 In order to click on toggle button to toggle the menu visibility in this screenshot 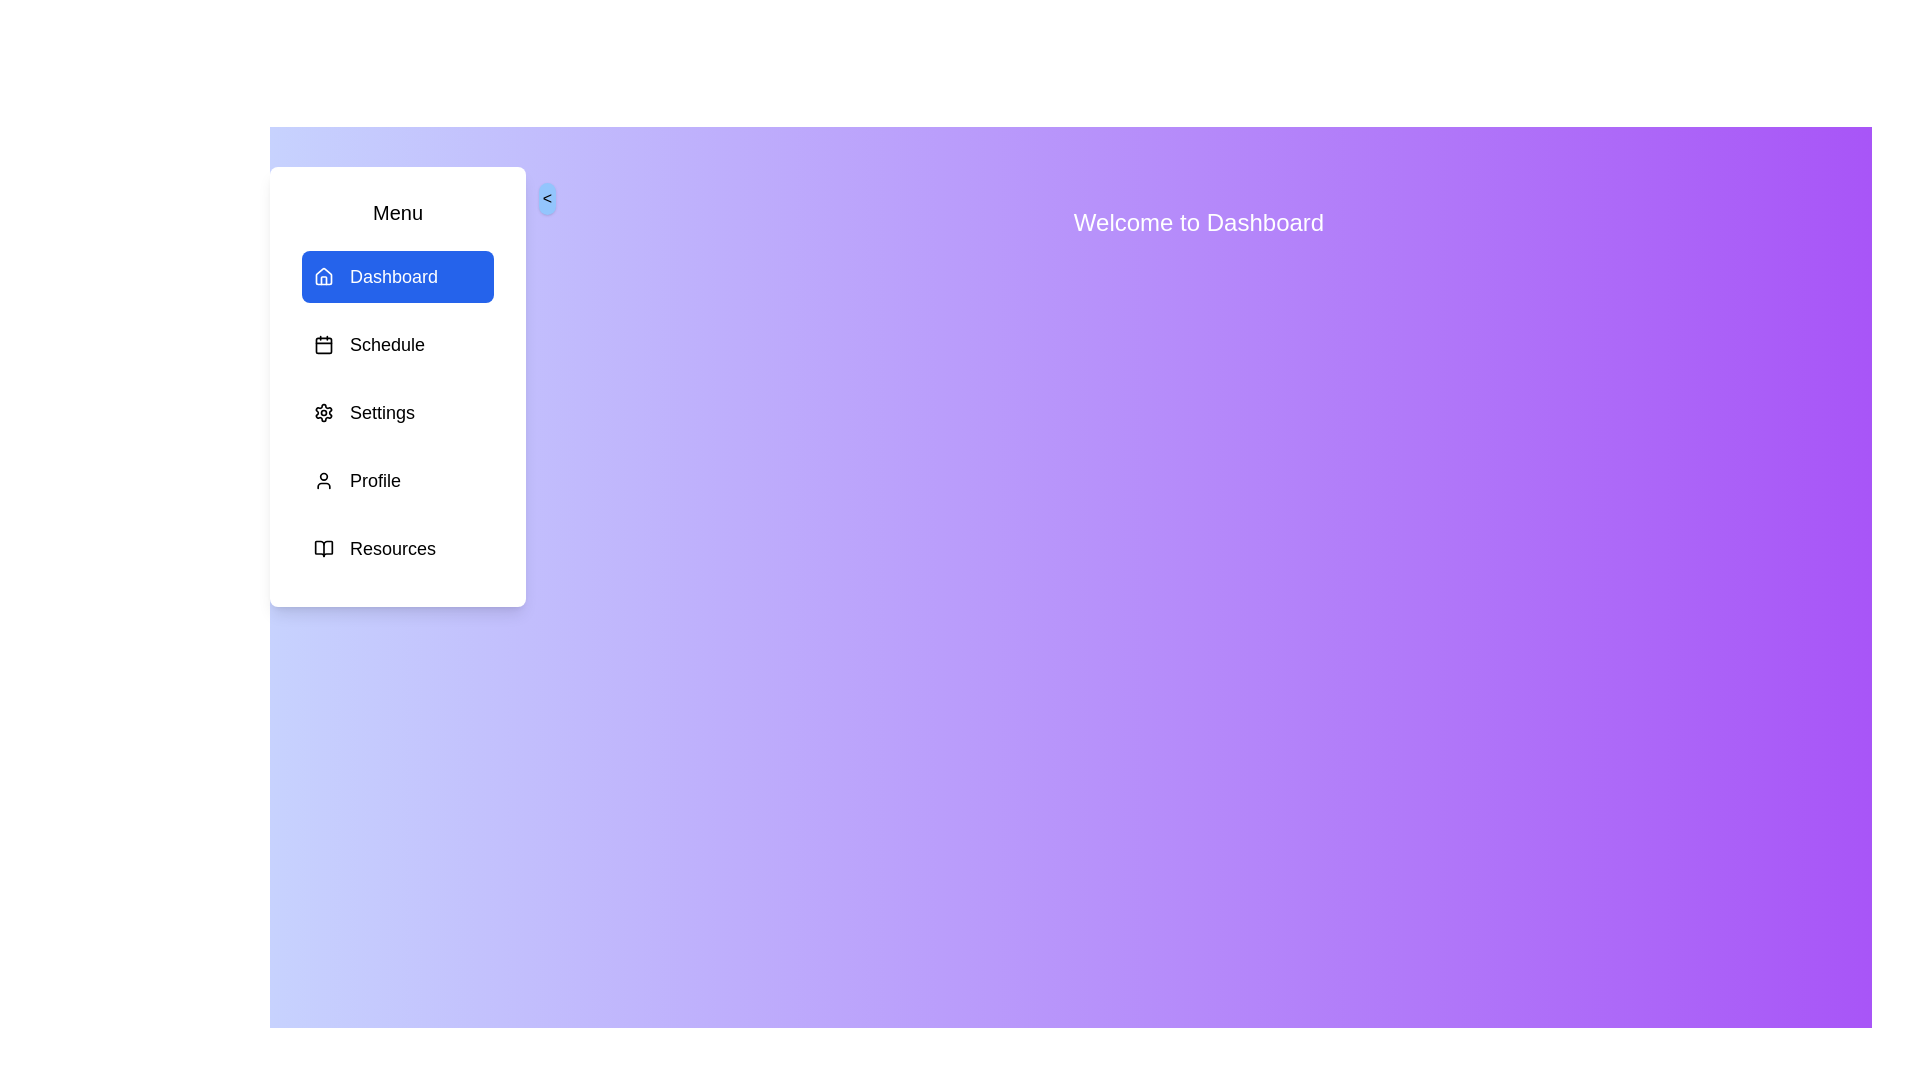, I will do `click(547, 199)`.